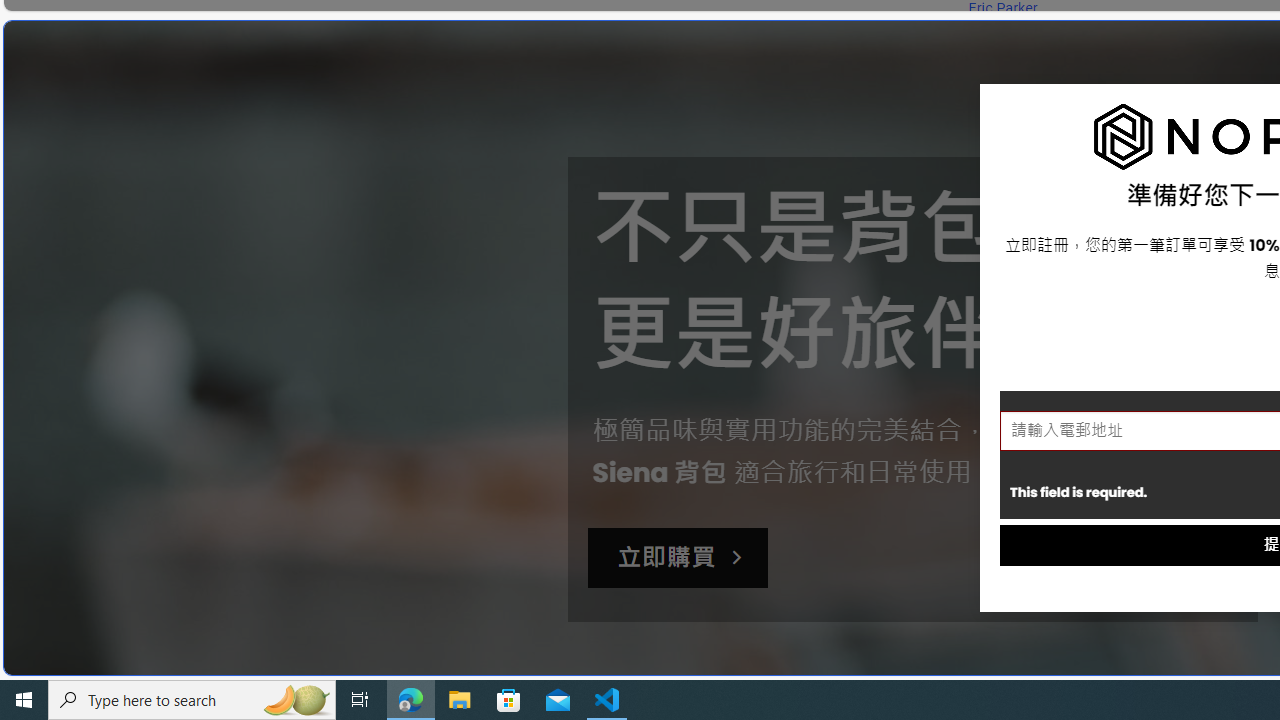  Describe the element at coordinates (1002, 8) in the screenshot. I see `'Eric Parker'` at that location.